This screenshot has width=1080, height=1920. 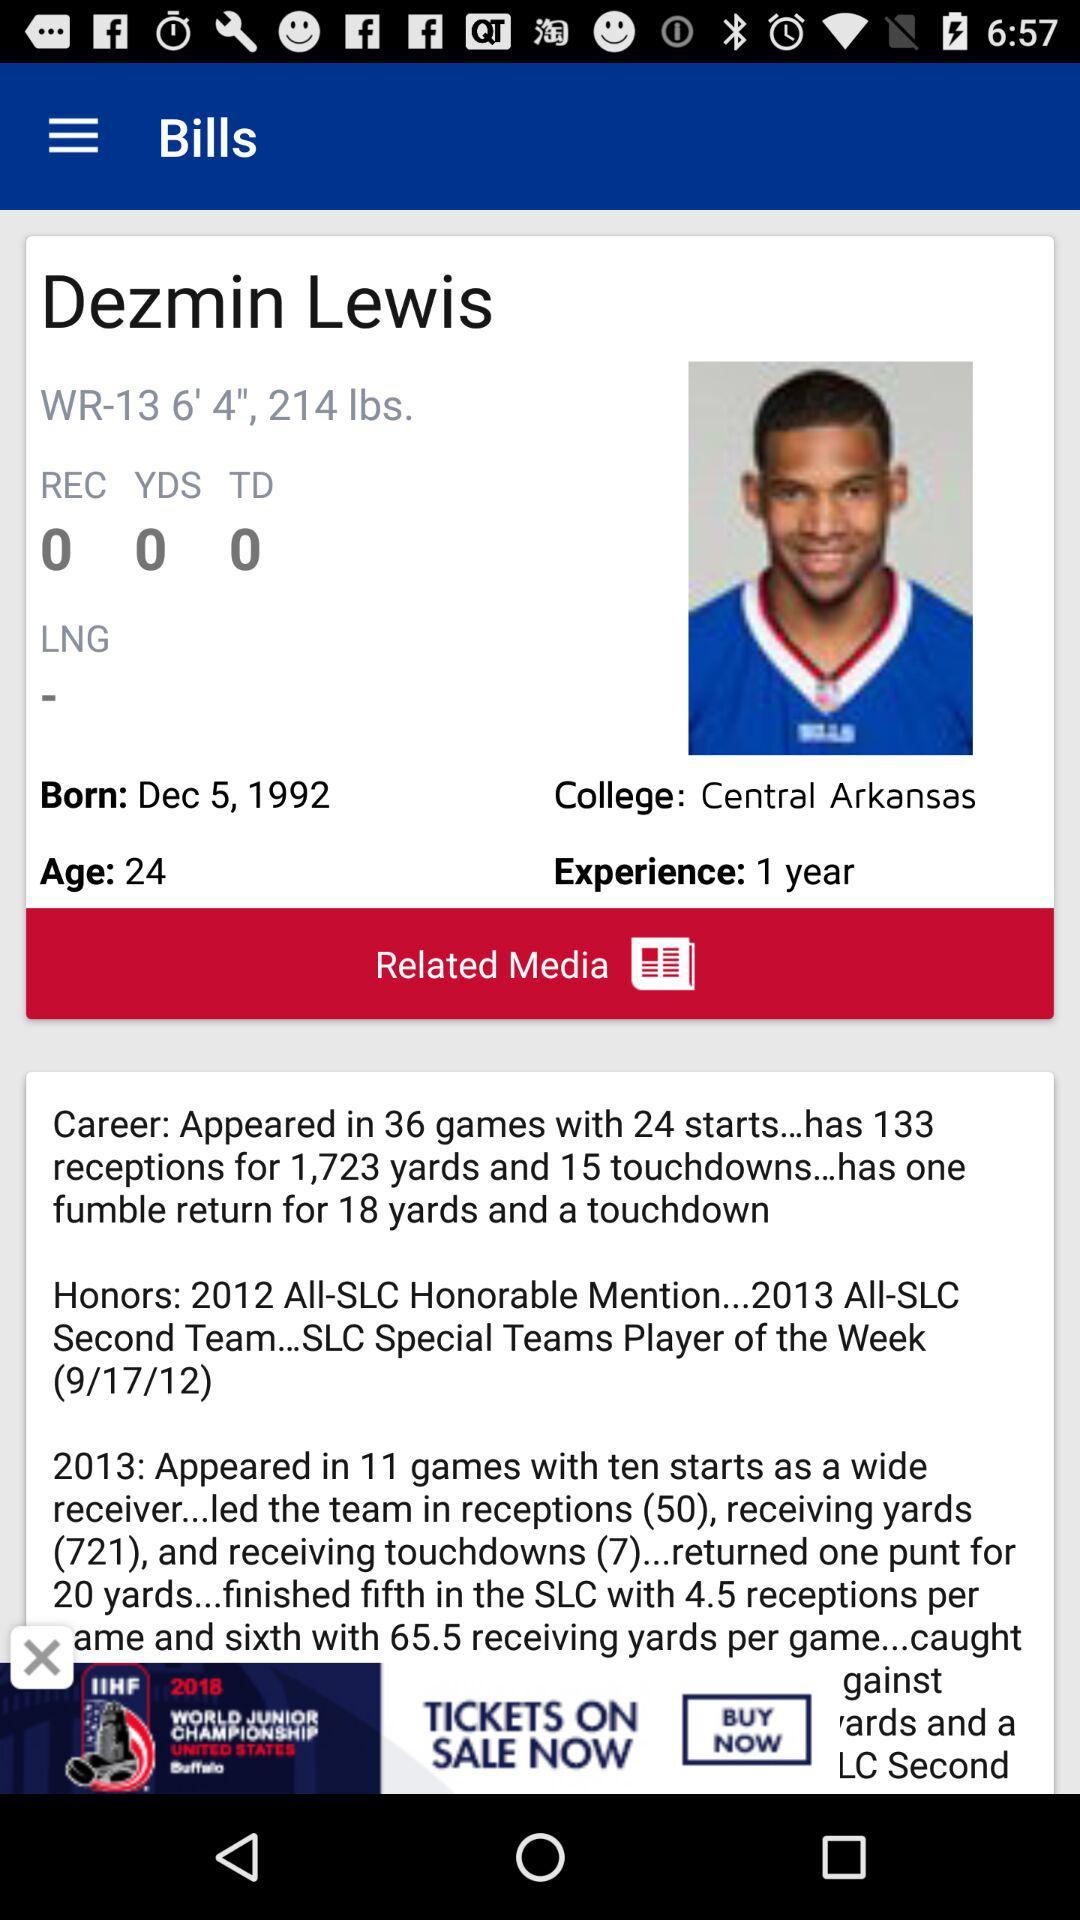 What do you see at coordinates (540, 1727) in the screenshot?
I see `open advertisement` at bounding box center [540, 1727].